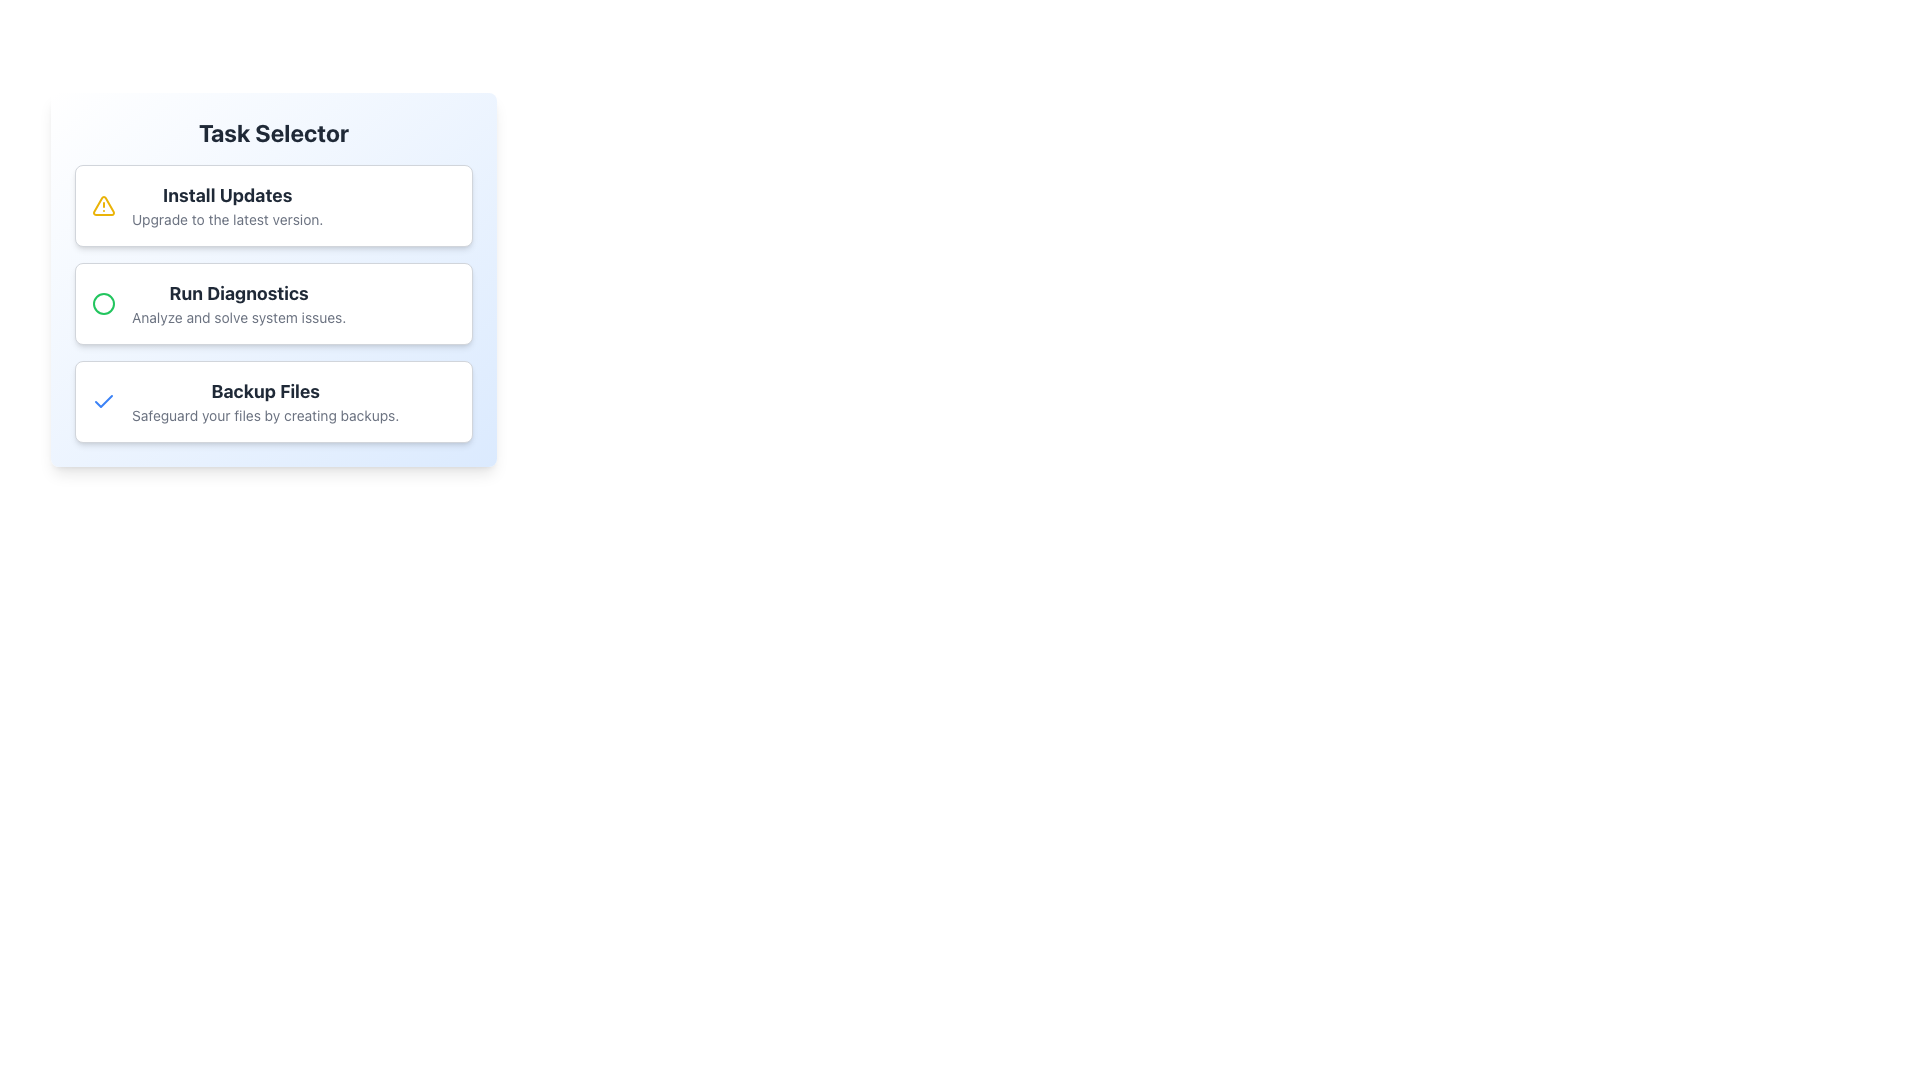  What do you see at coordinates (264, 392) in the screenshot?
I see `main title text of the third selectable task option, which is located above a smaller text providing additional details` at bounding box center [264, 392].